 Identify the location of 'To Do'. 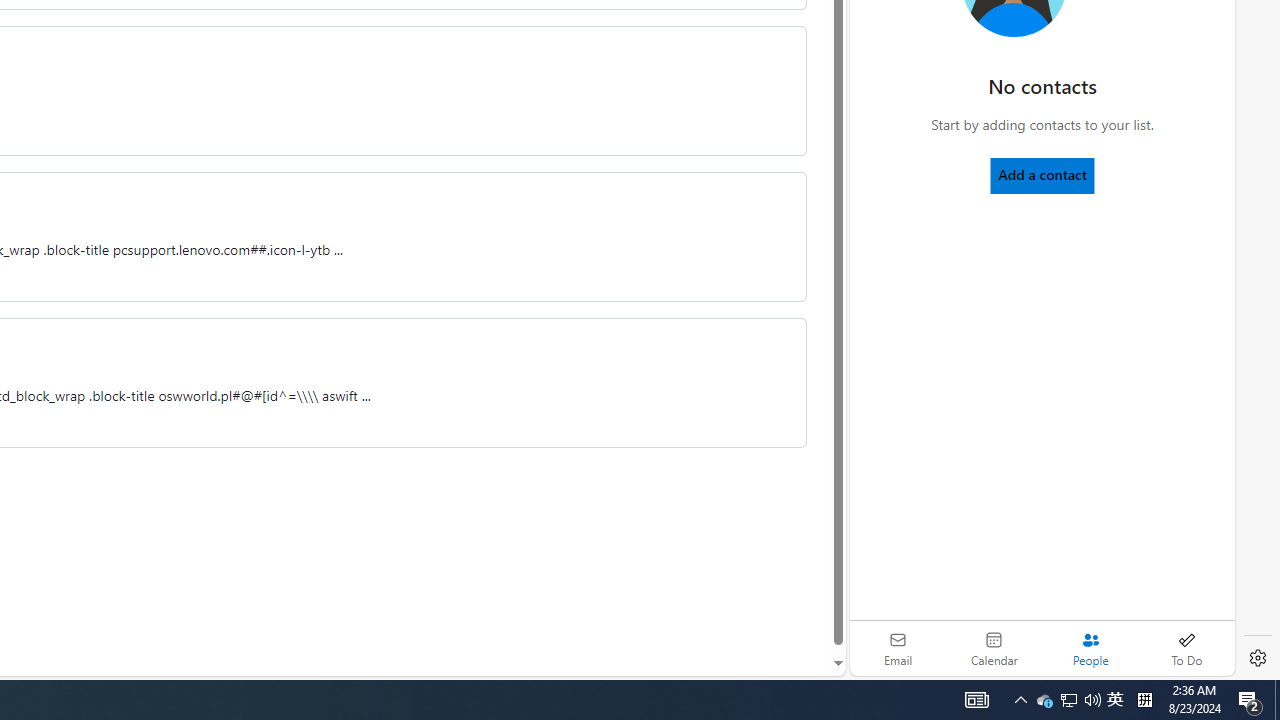
(1186, 648).